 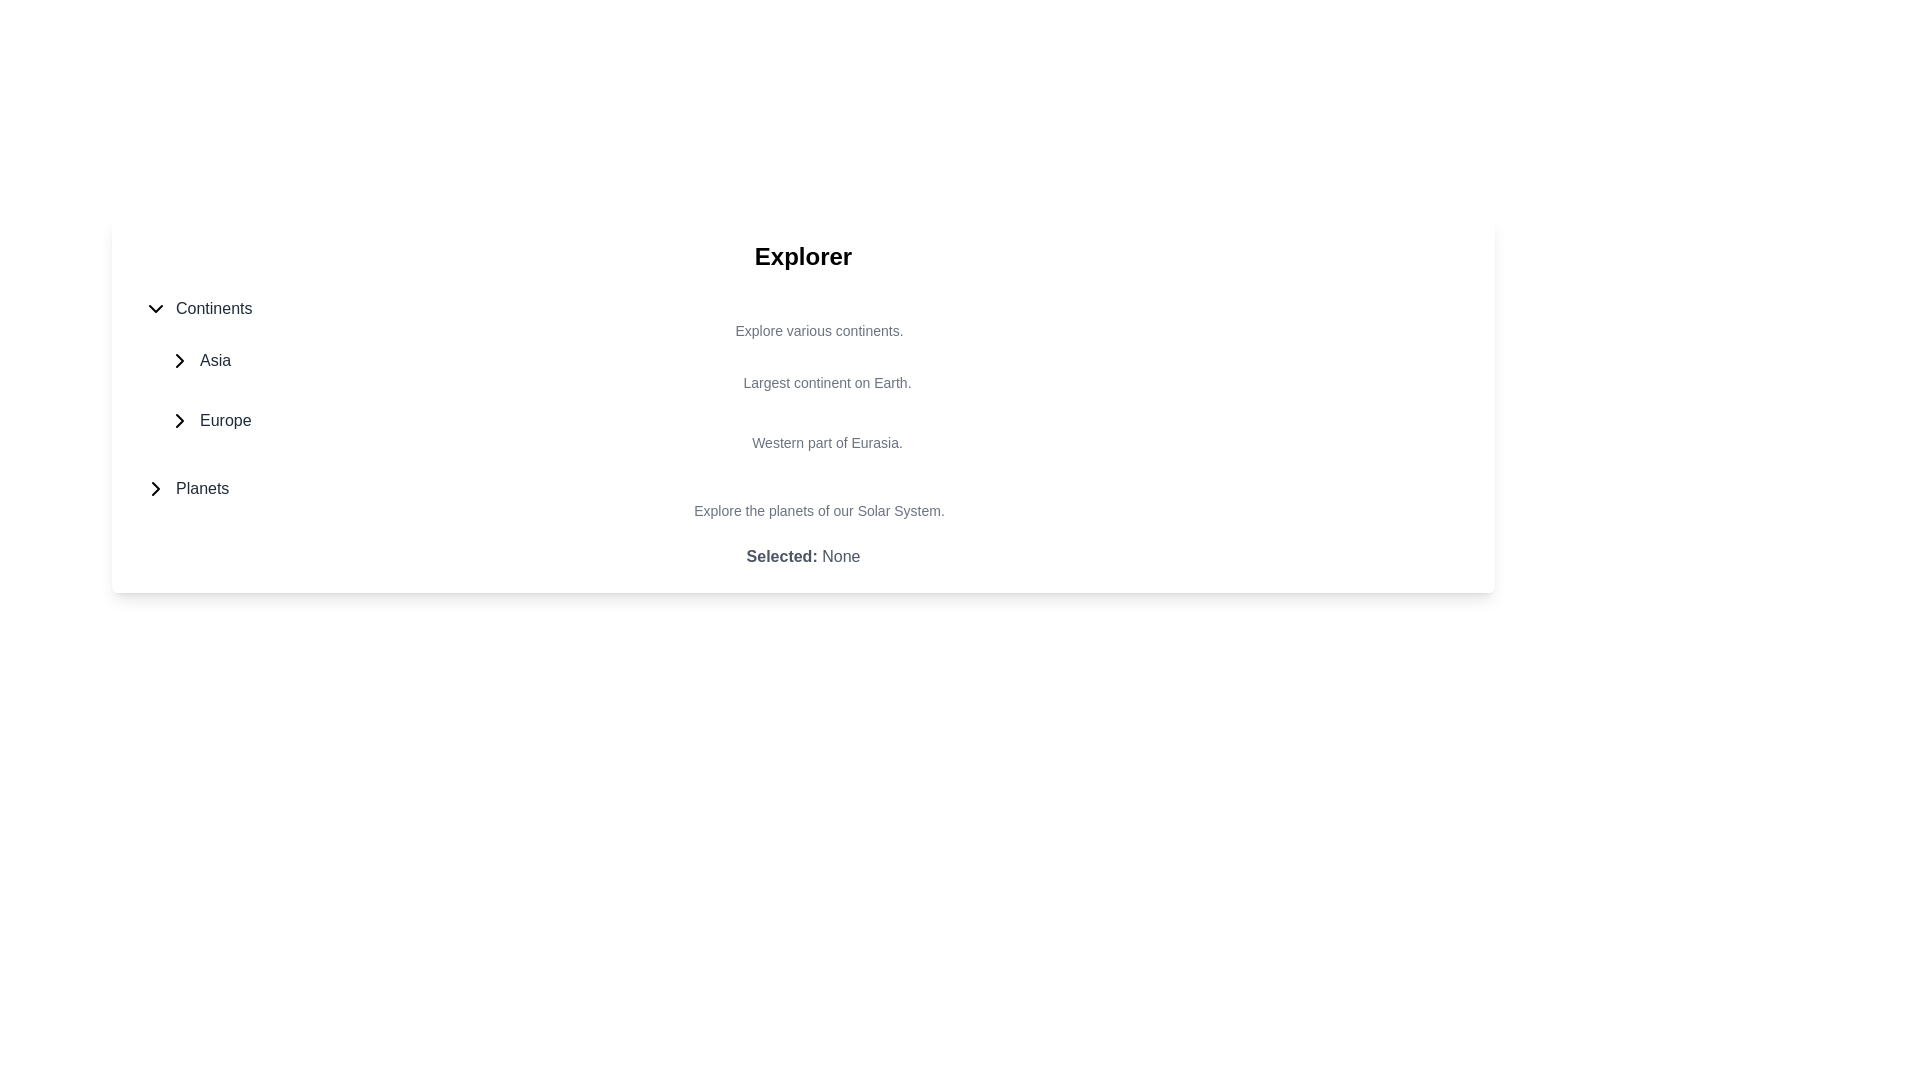 I want to click on the expansion chevron arrow icon, so click(x=180, y=361).